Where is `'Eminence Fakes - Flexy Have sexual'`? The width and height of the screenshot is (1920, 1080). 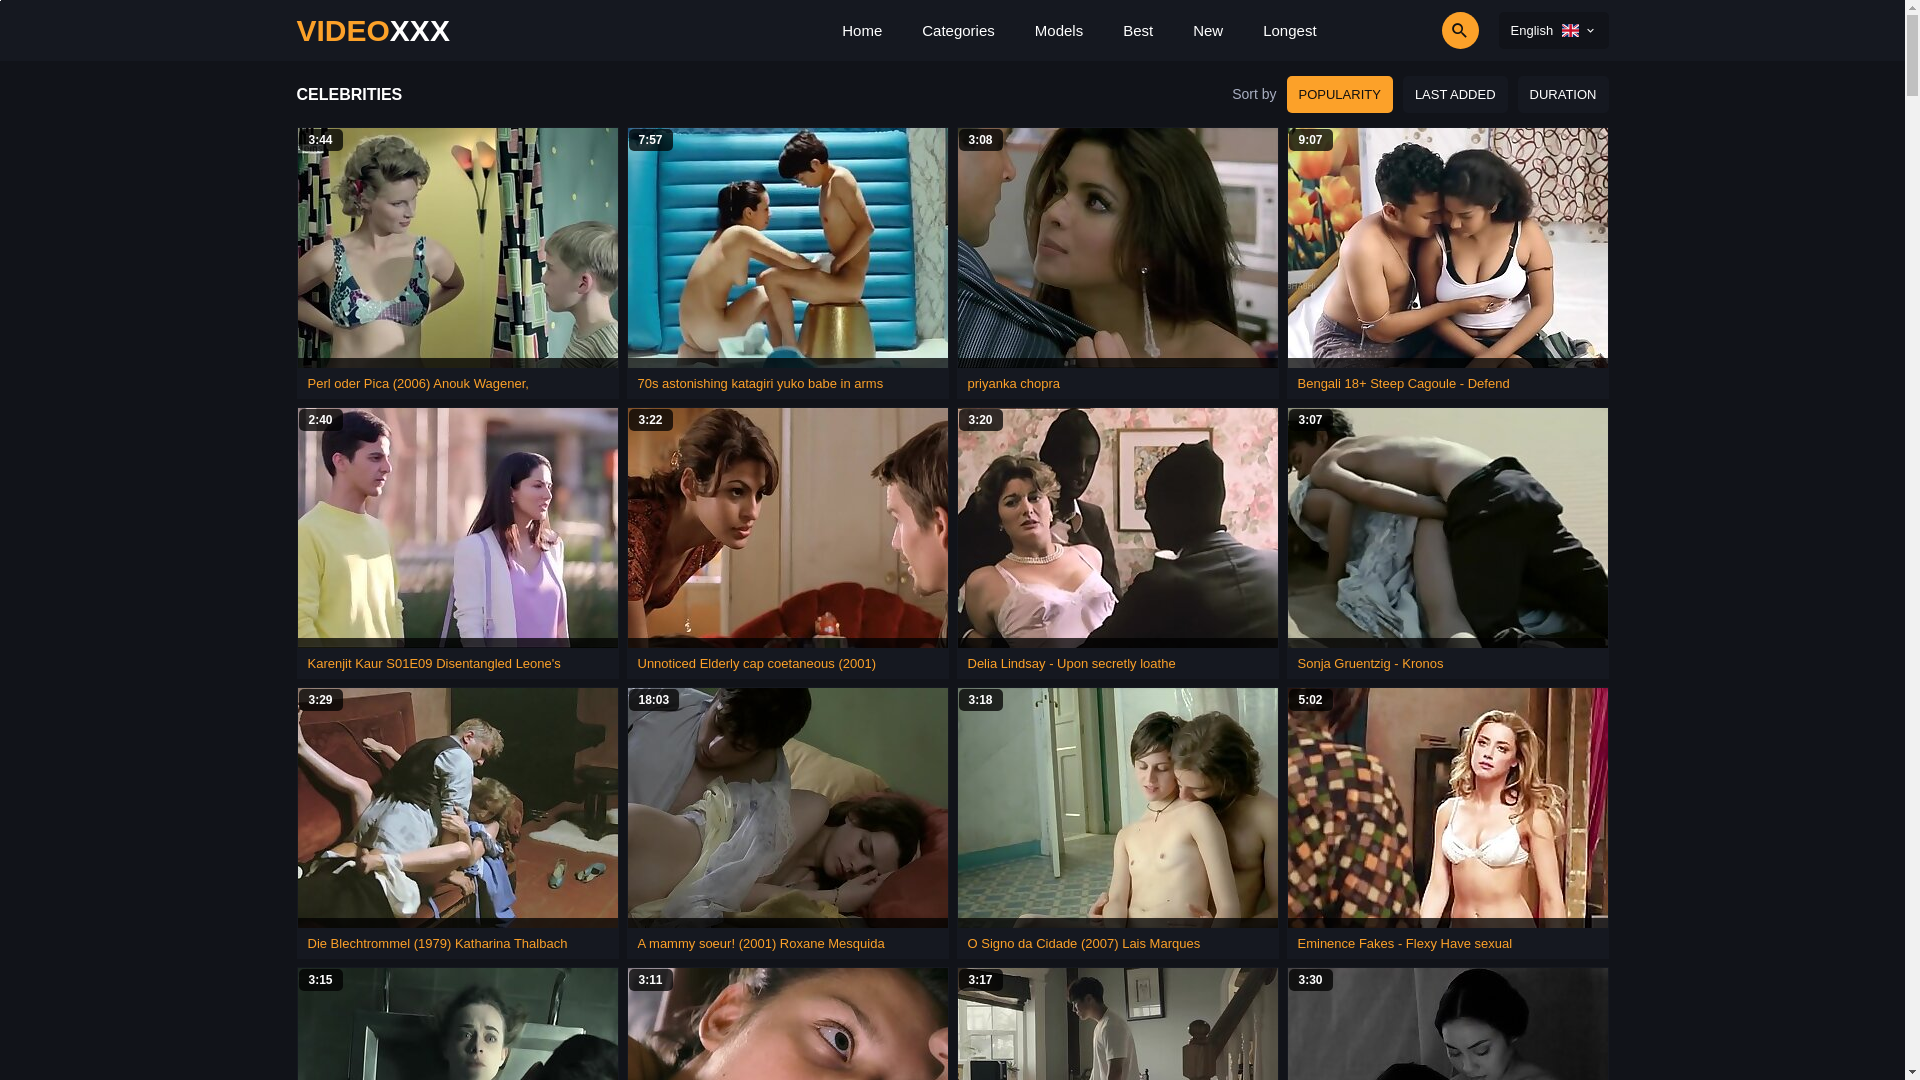
'Eminence Fakes - Flexy Have sexual' is located at coordinates (1404, 943).